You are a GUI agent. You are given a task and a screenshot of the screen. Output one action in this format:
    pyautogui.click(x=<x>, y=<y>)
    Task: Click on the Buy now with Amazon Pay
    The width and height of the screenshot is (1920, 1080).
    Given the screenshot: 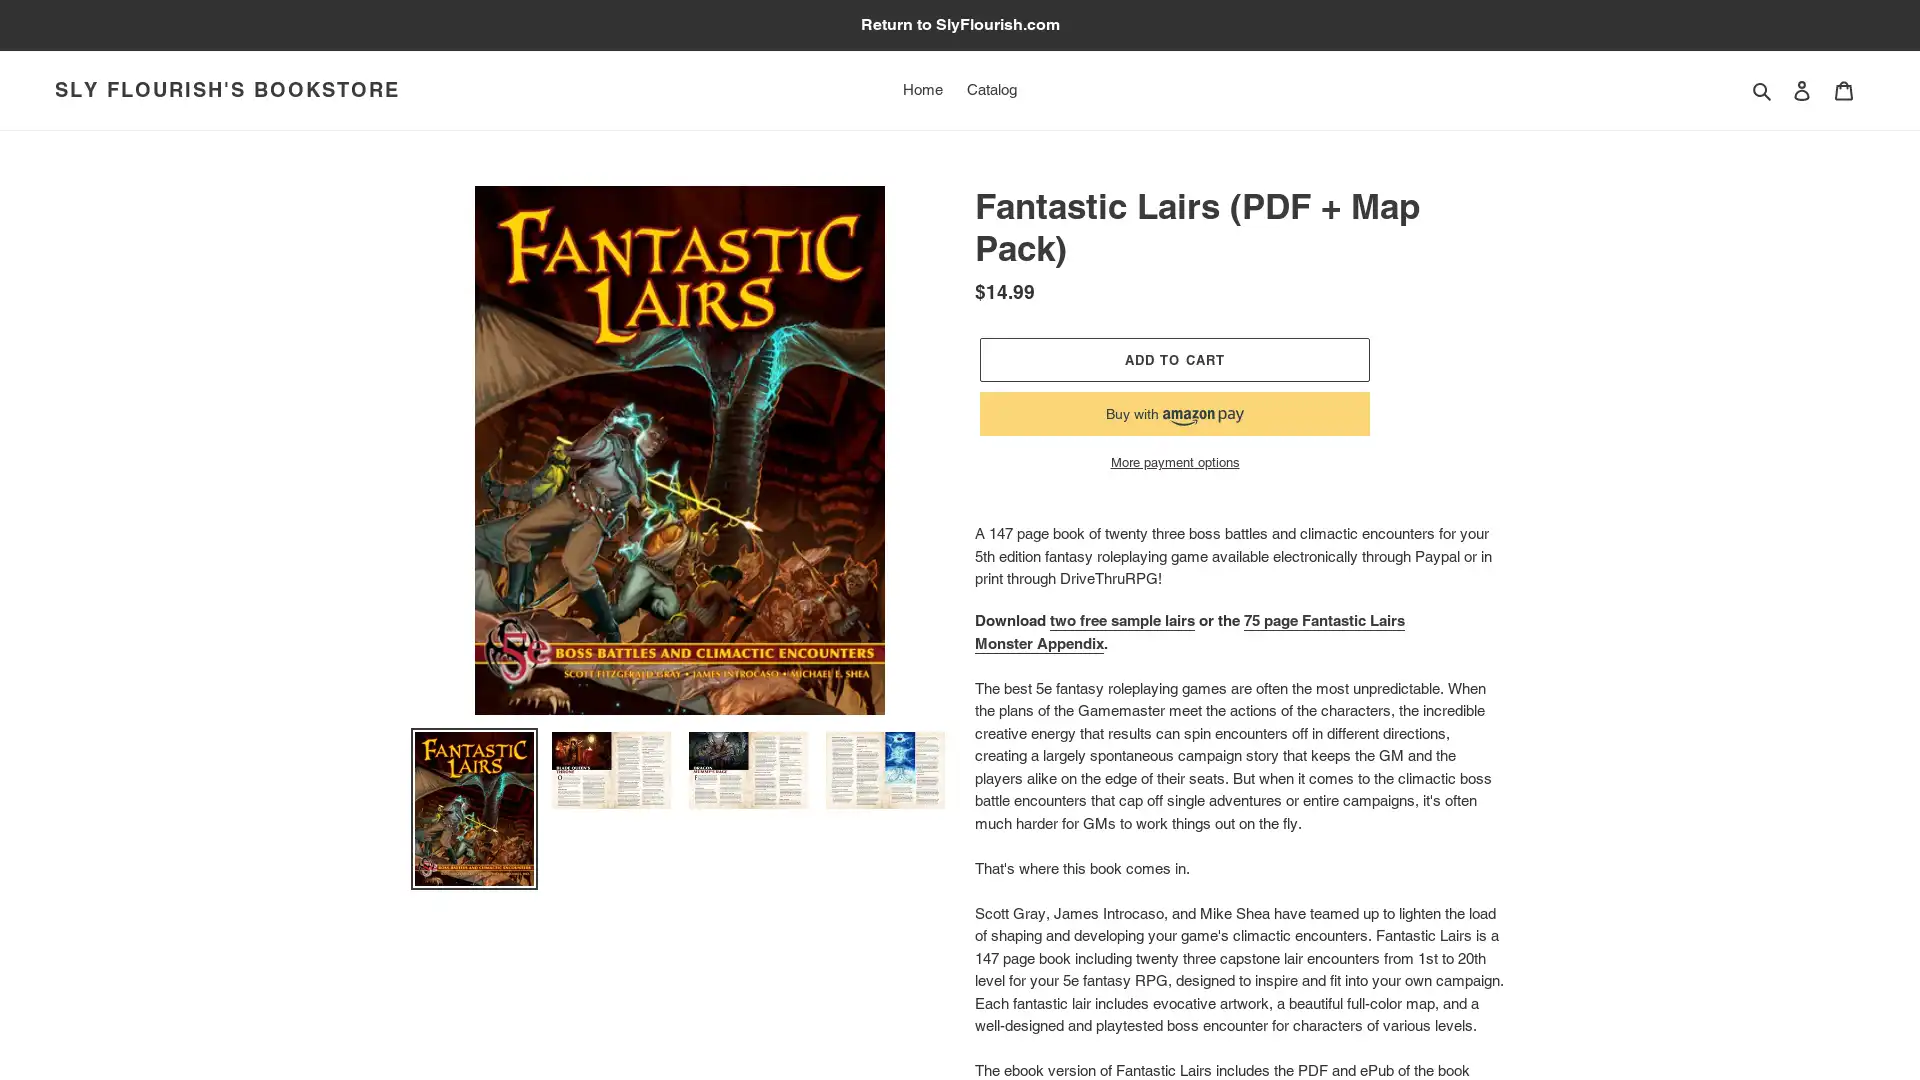 What is the action you would take?
    pyautogui.click(x=1175, y=411)
    